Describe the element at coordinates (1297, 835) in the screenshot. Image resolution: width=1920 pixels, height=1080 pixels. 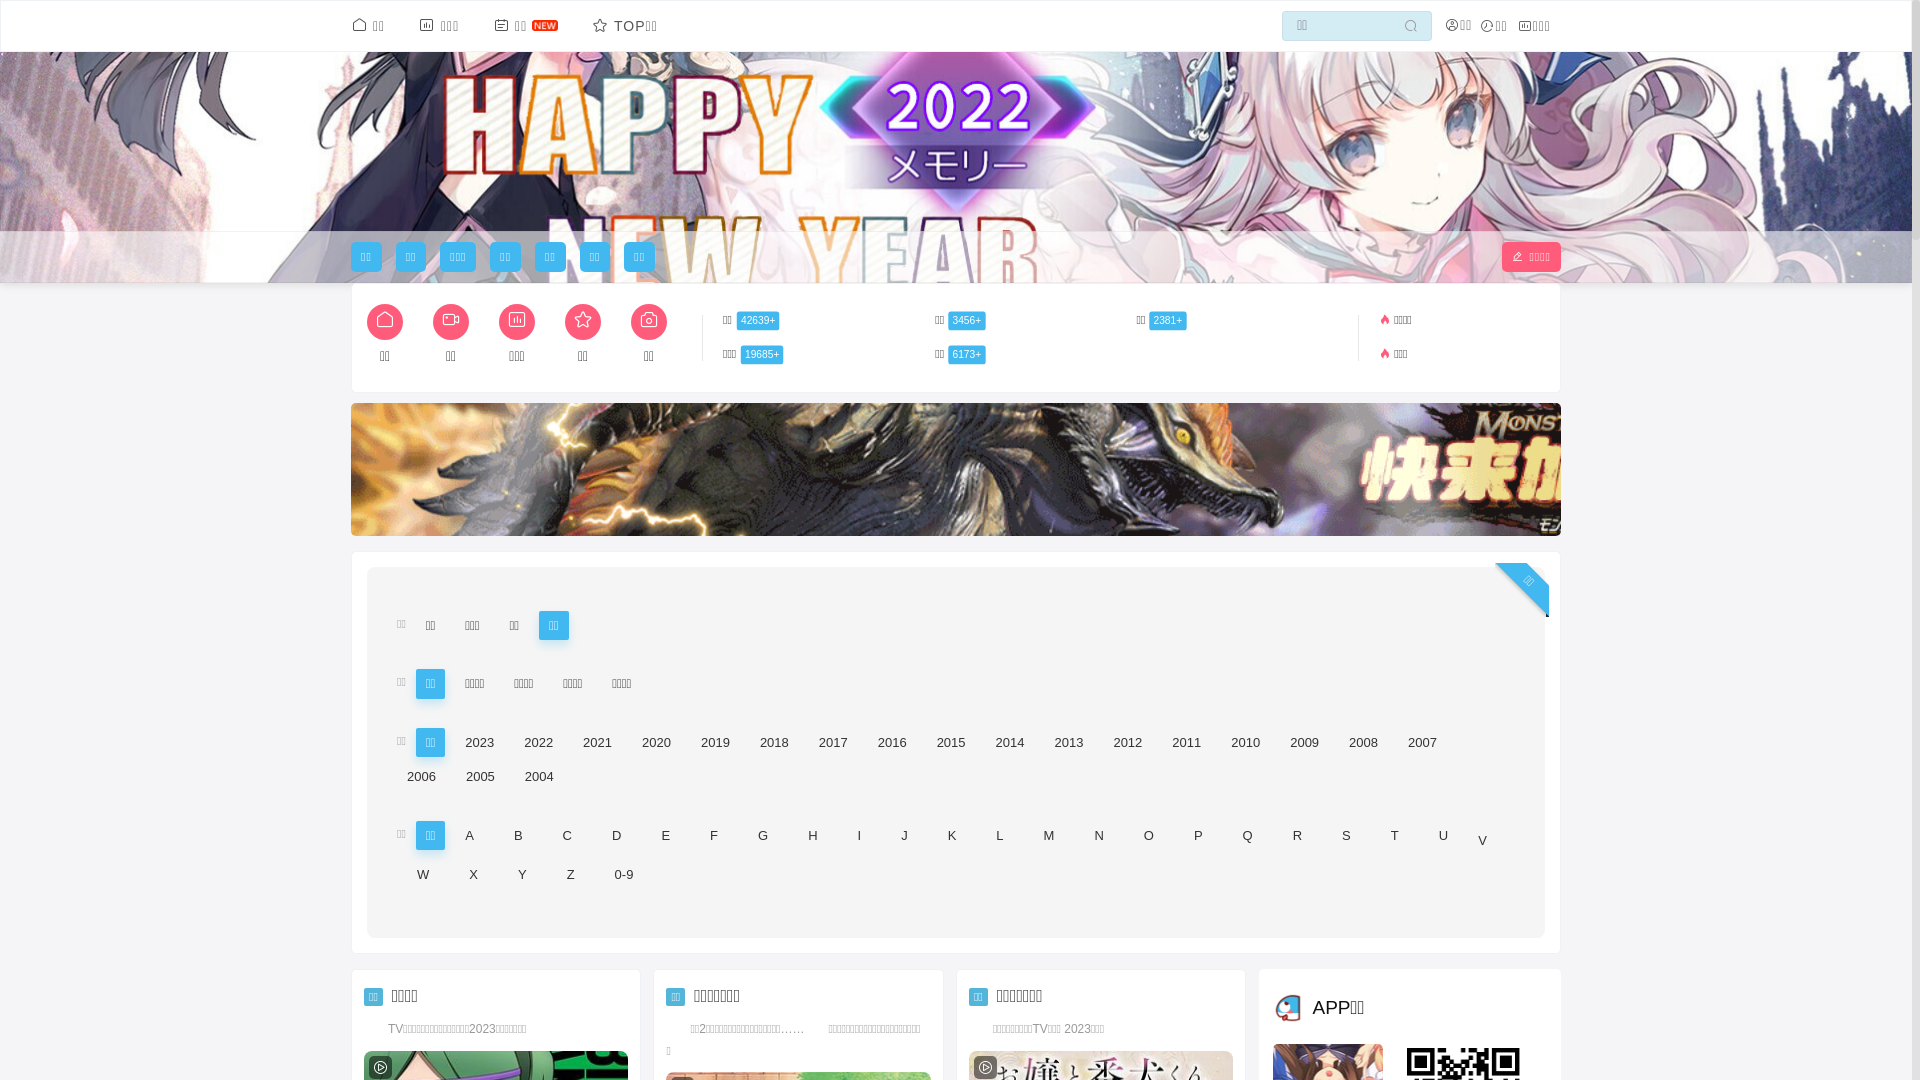
I see `'R'` at that location.